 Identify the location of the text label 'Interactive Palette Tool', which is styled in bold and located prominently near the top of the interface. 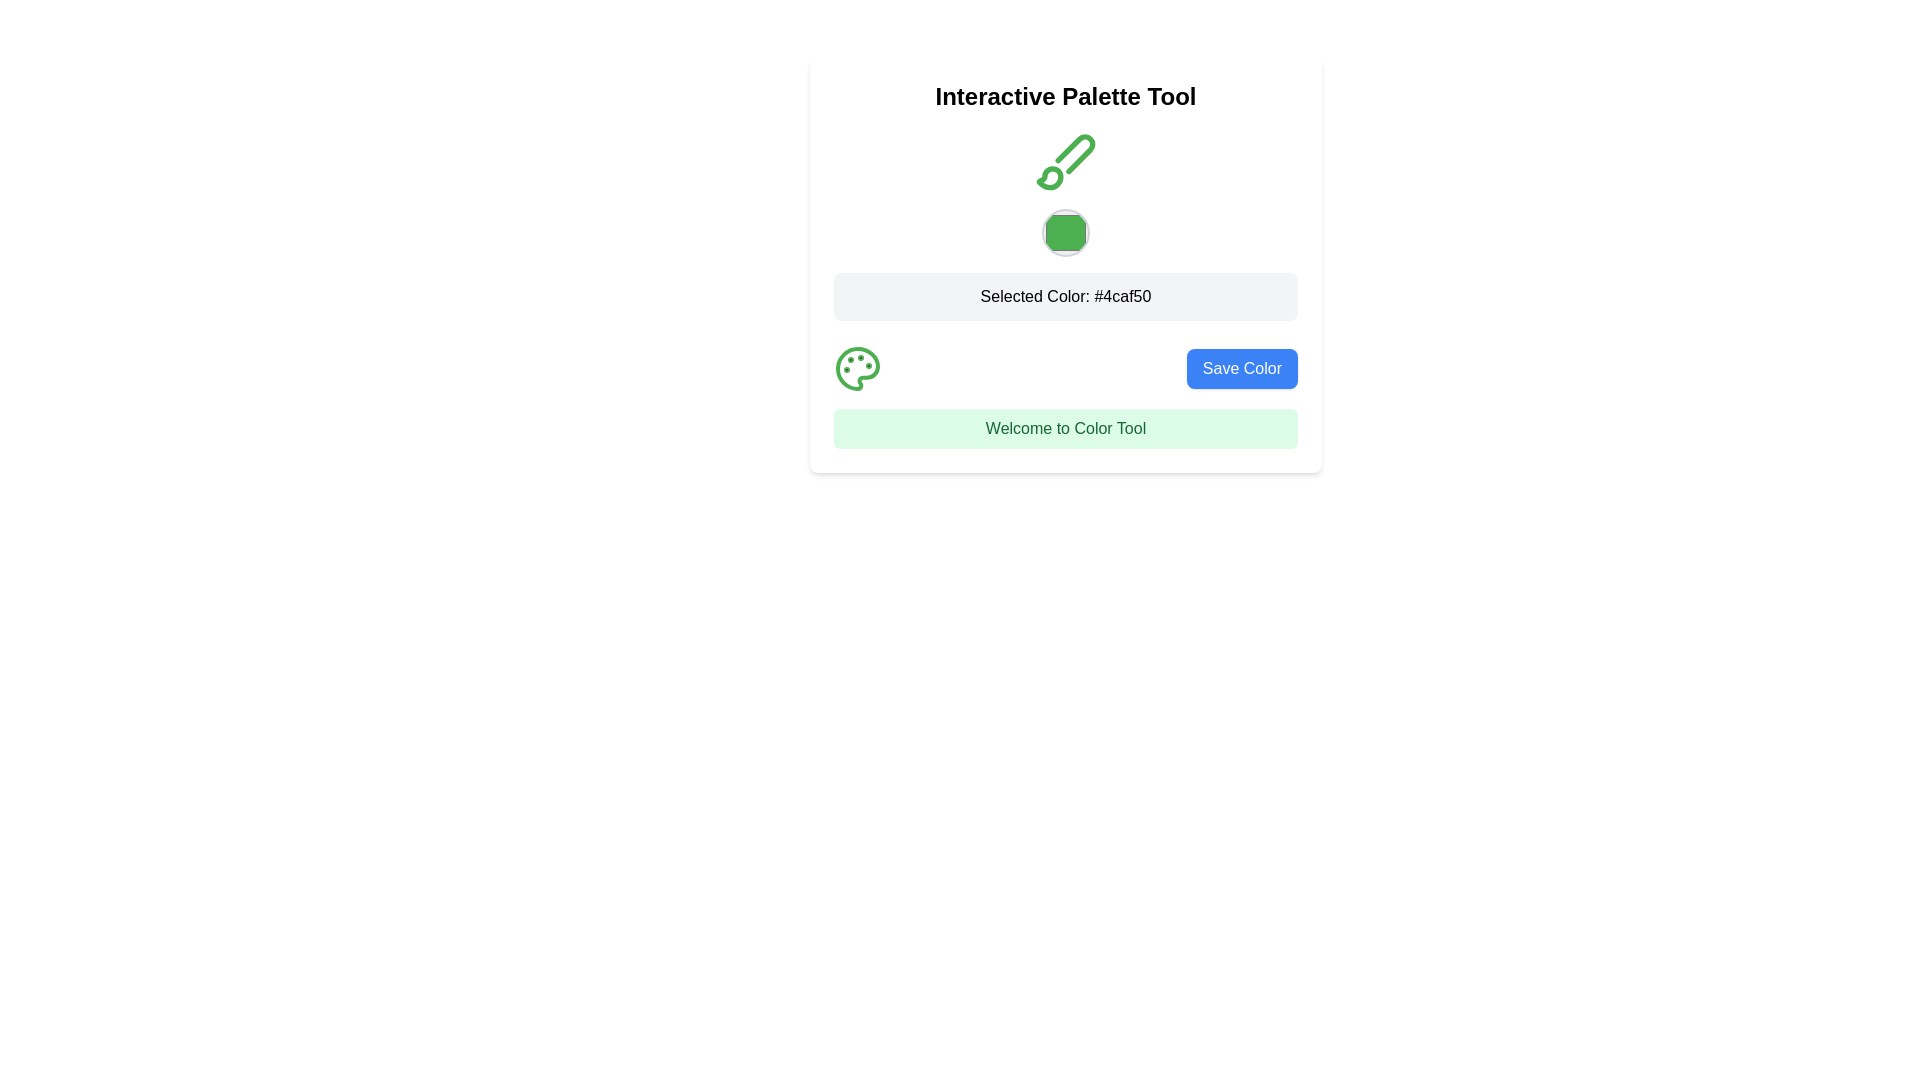
(1064, 96).